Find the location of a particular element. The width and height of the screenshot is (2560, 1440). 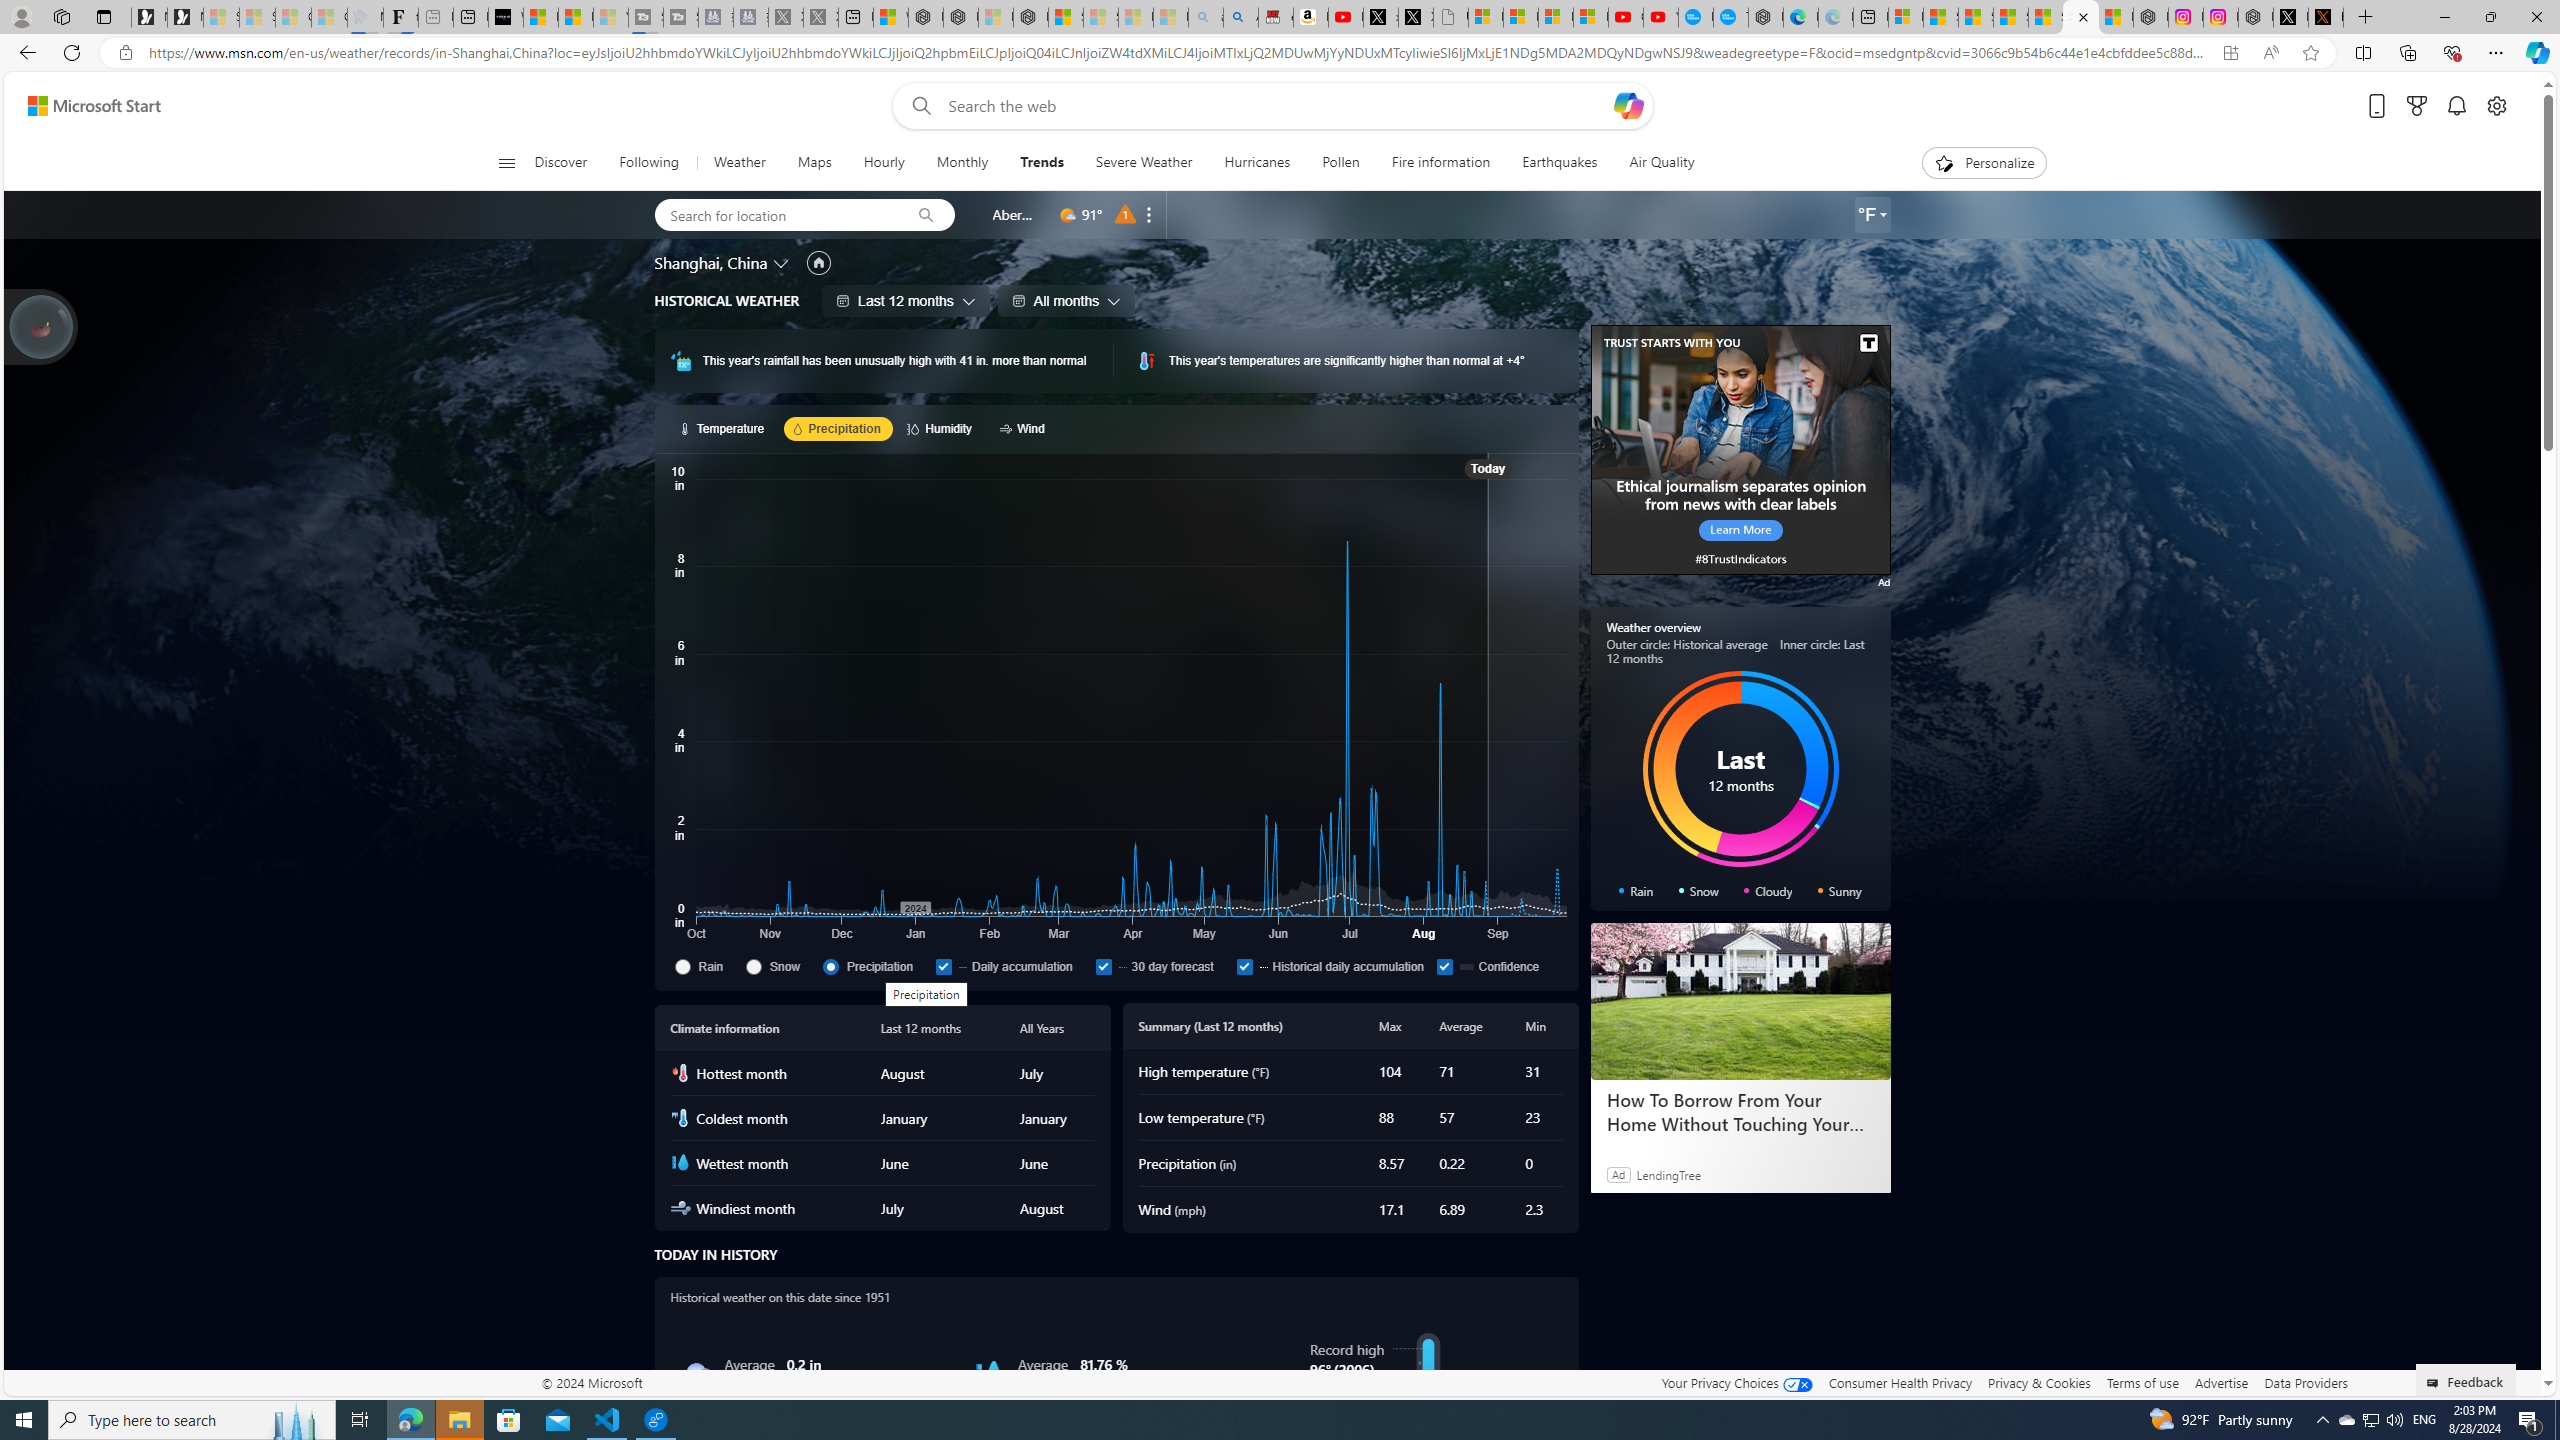

'Severe Weather' is located at coordinates (1144, 162).